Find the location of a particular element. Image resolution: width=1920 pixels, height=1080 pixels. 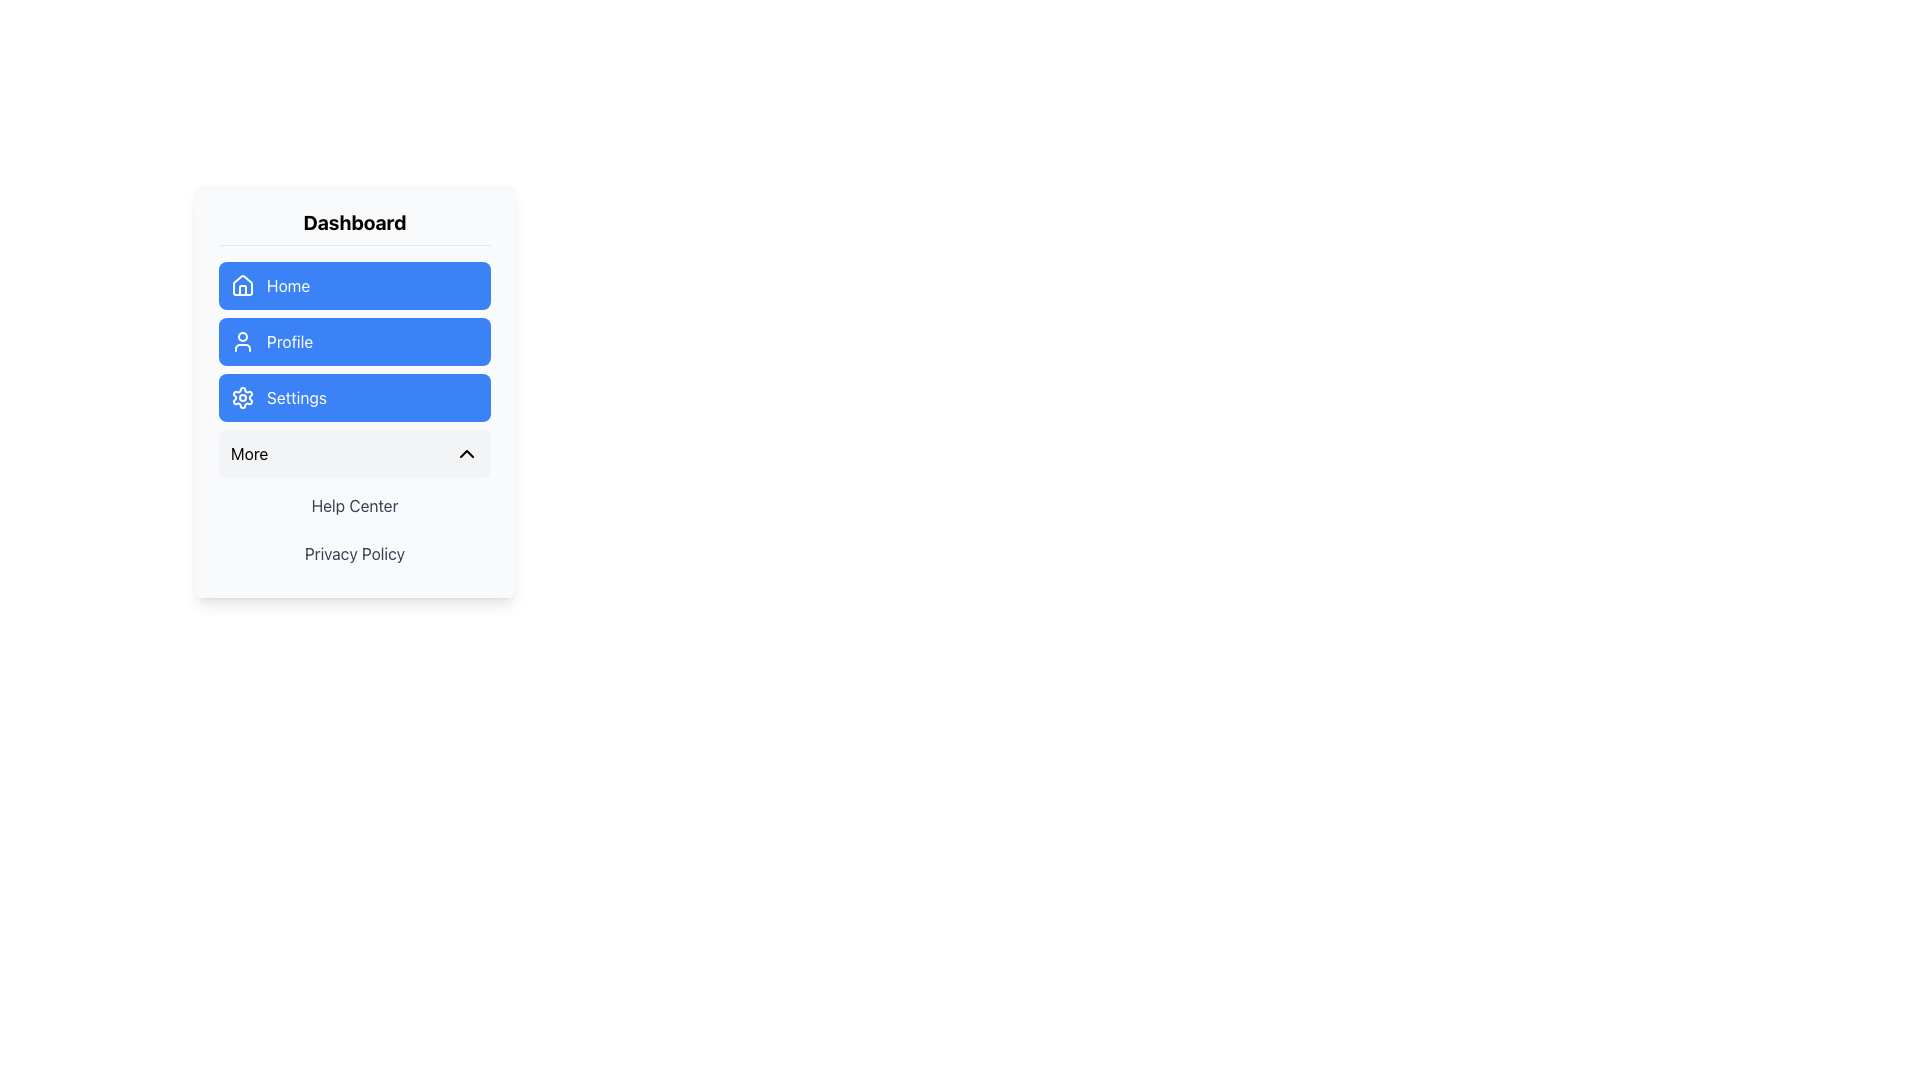

the 'Profile' button by interacting with the user silhouette icon located at its left side is located at coordinates (242, 341).